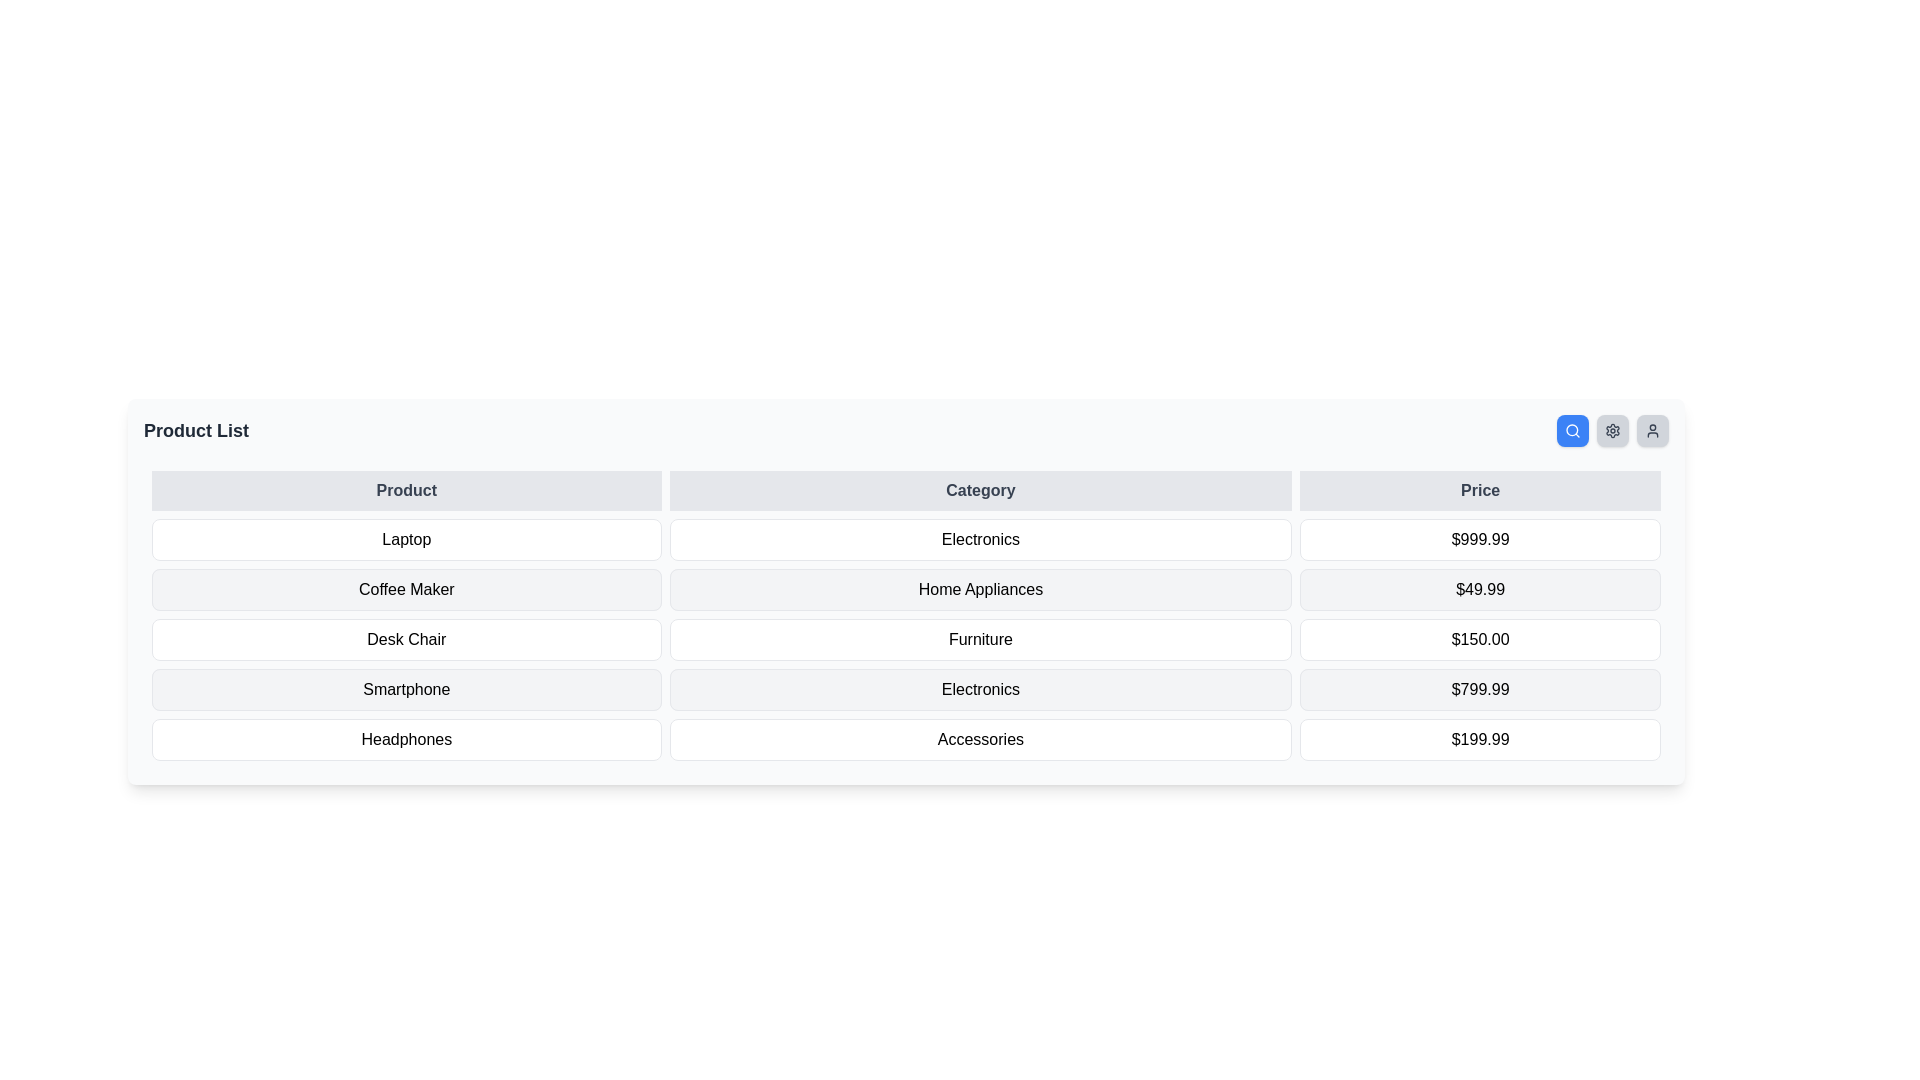  Describe the element at coordinates (980, 740) in the screenshot. I see `the 'Accessories' text label, which is a medium-sized box with rounded corners displaying white text in the sixth row of the table under the 'Category' column` at that location.